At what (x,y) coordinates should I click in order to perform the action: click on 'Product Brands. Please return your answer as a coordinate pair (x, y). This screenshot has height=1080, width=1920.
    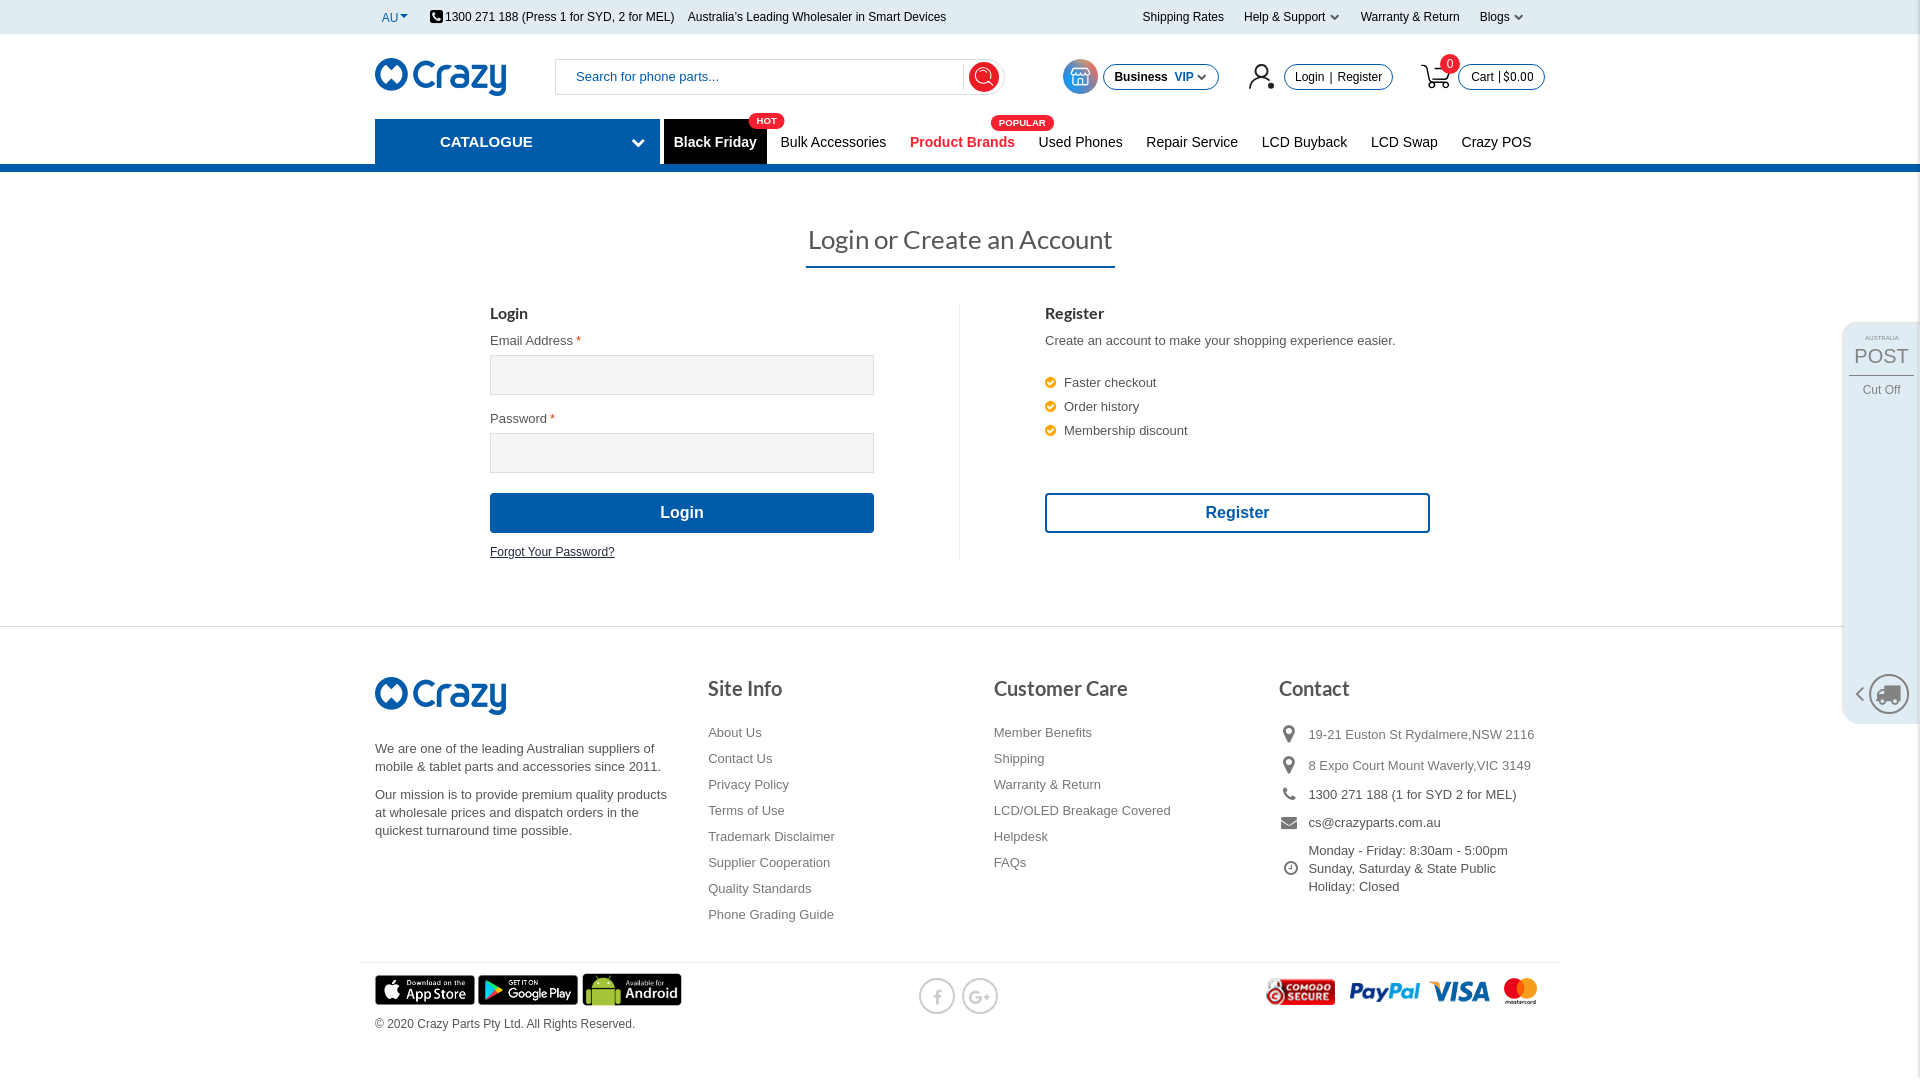
    Looking at the image, I should click on (962, 141).